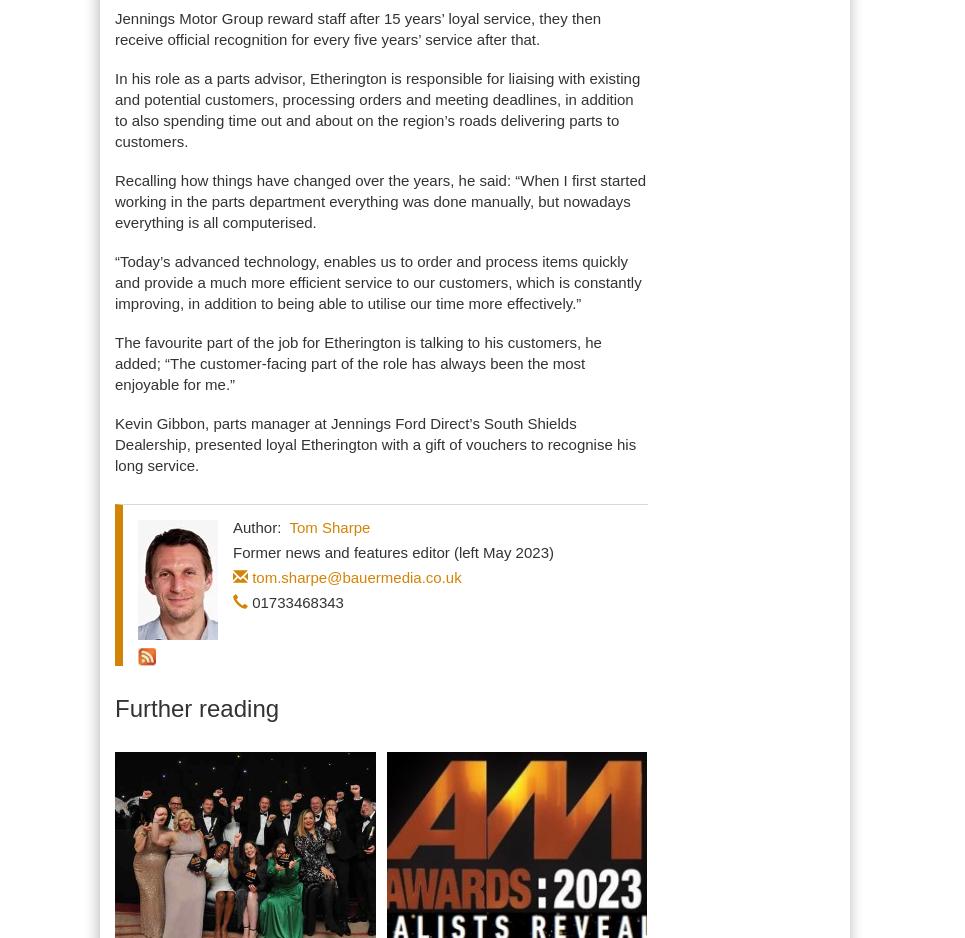 The height and width of the screenshot is (938, 965). Describe the element at coordinates (374, 443) in the screenshot. I see `'Kevin Gibbon, parts manager at Jennings Ford Direct’s South Shields Dealership, presented loyal Etherington with a gift of vouchers to recognise his long service.'` at that location.